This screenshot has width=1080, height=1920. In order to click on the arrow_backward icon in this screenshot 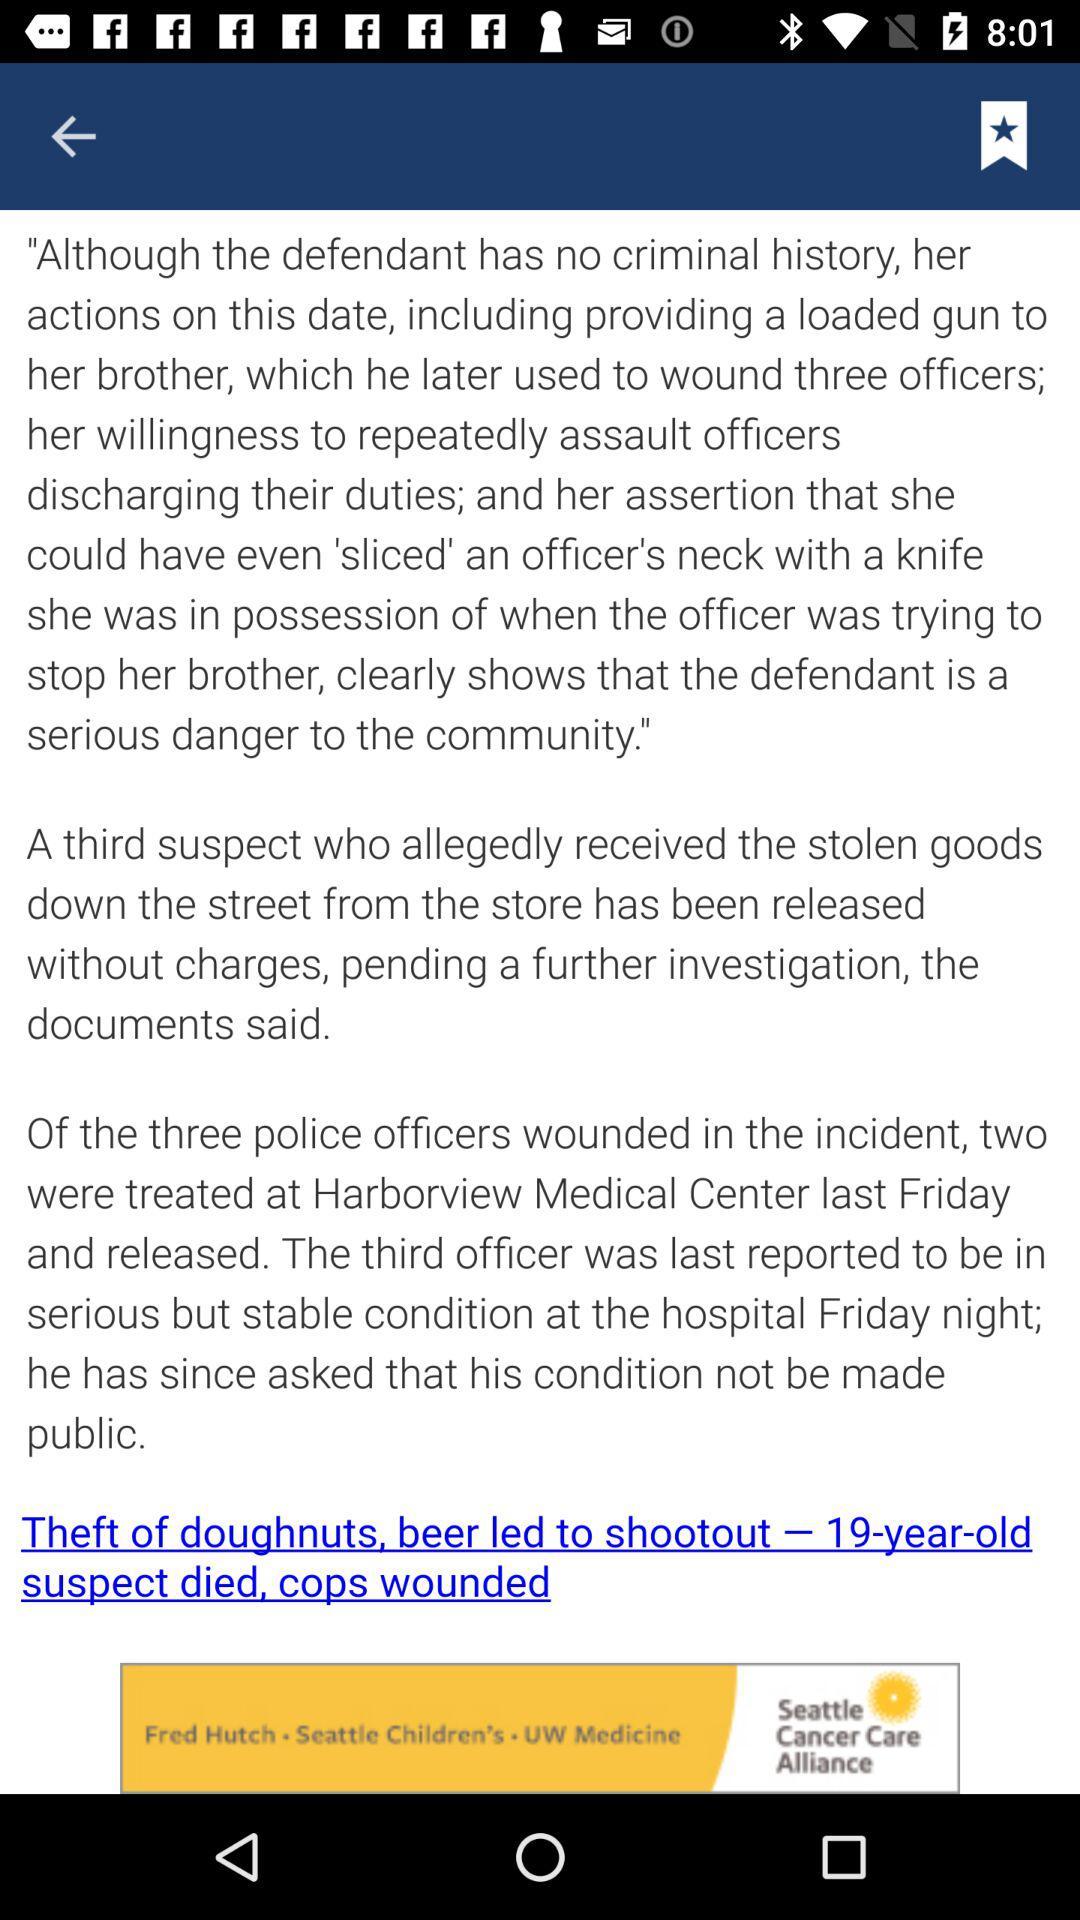, I will do `click(72, 135)`.